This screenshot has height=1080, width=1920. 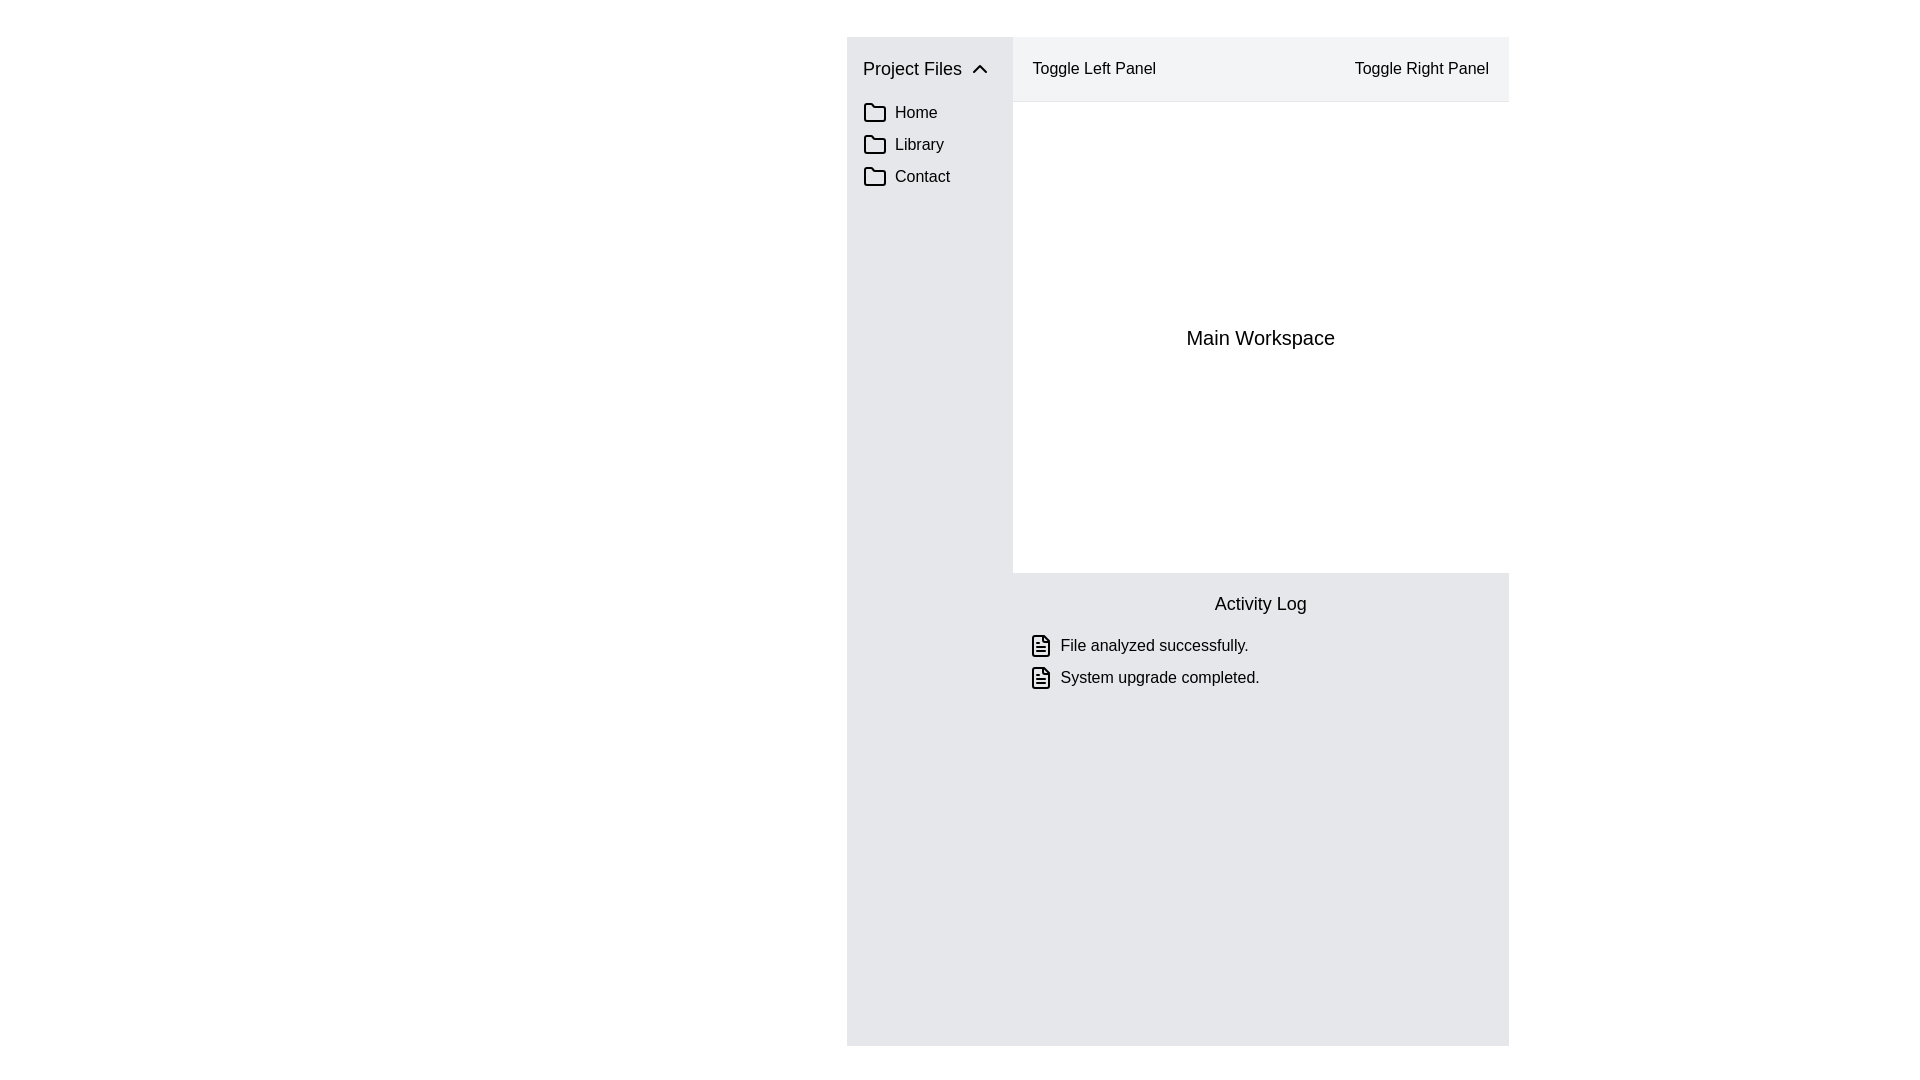 What do you see at coordinates (874, 144) in the screenshot?
I see `the folder icon representing the 'Library' section located in the left-side navigation panel, which is the second item under 'Project Files'` at bounding box center [874, 144].